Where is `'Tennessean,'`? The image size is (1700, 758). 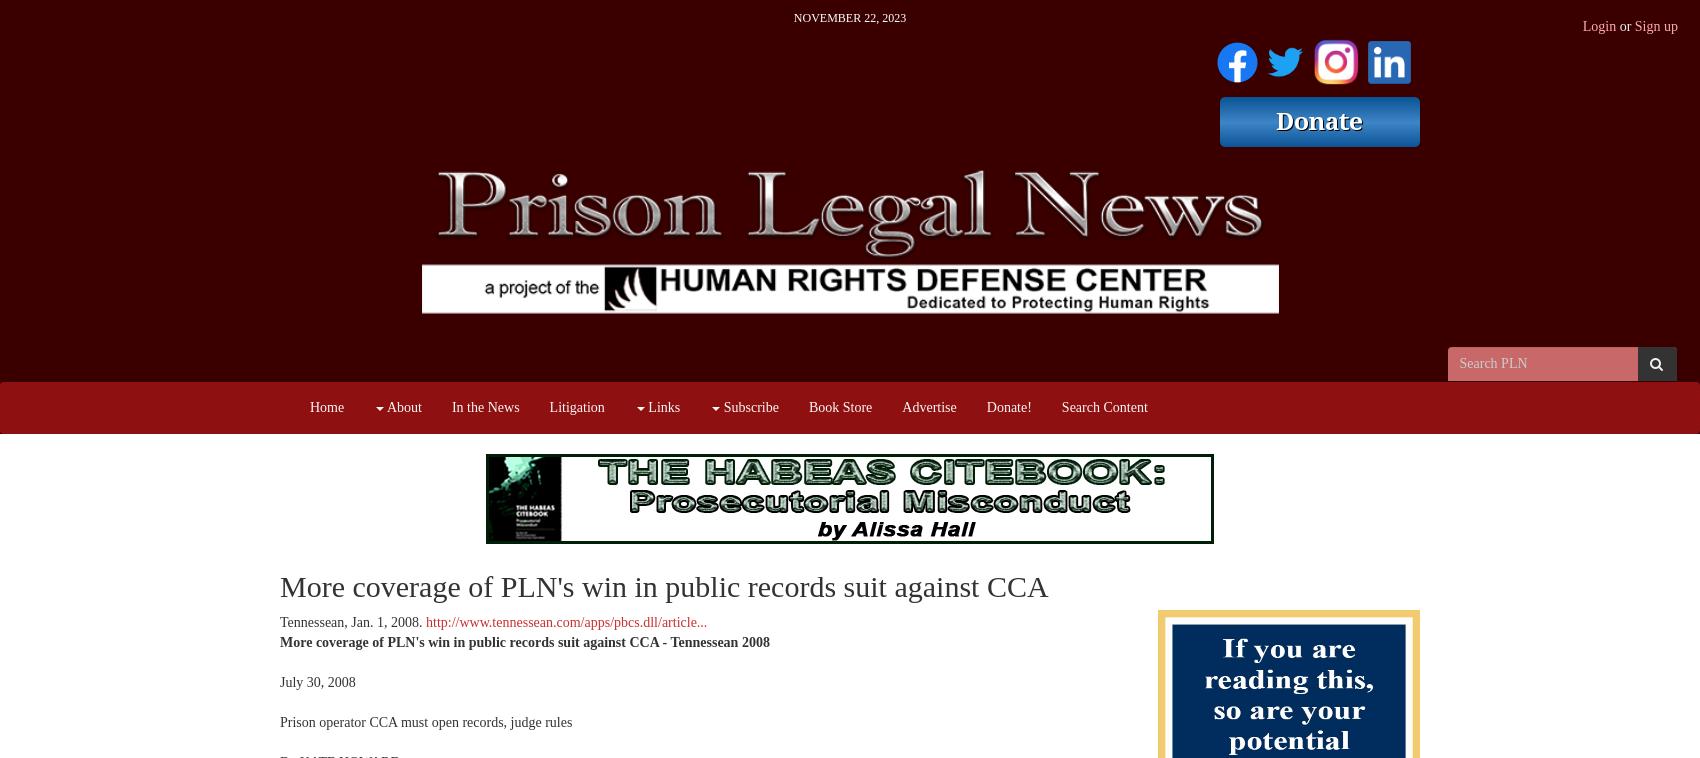 'Tennessean,' is located at coordinates (315, 622).